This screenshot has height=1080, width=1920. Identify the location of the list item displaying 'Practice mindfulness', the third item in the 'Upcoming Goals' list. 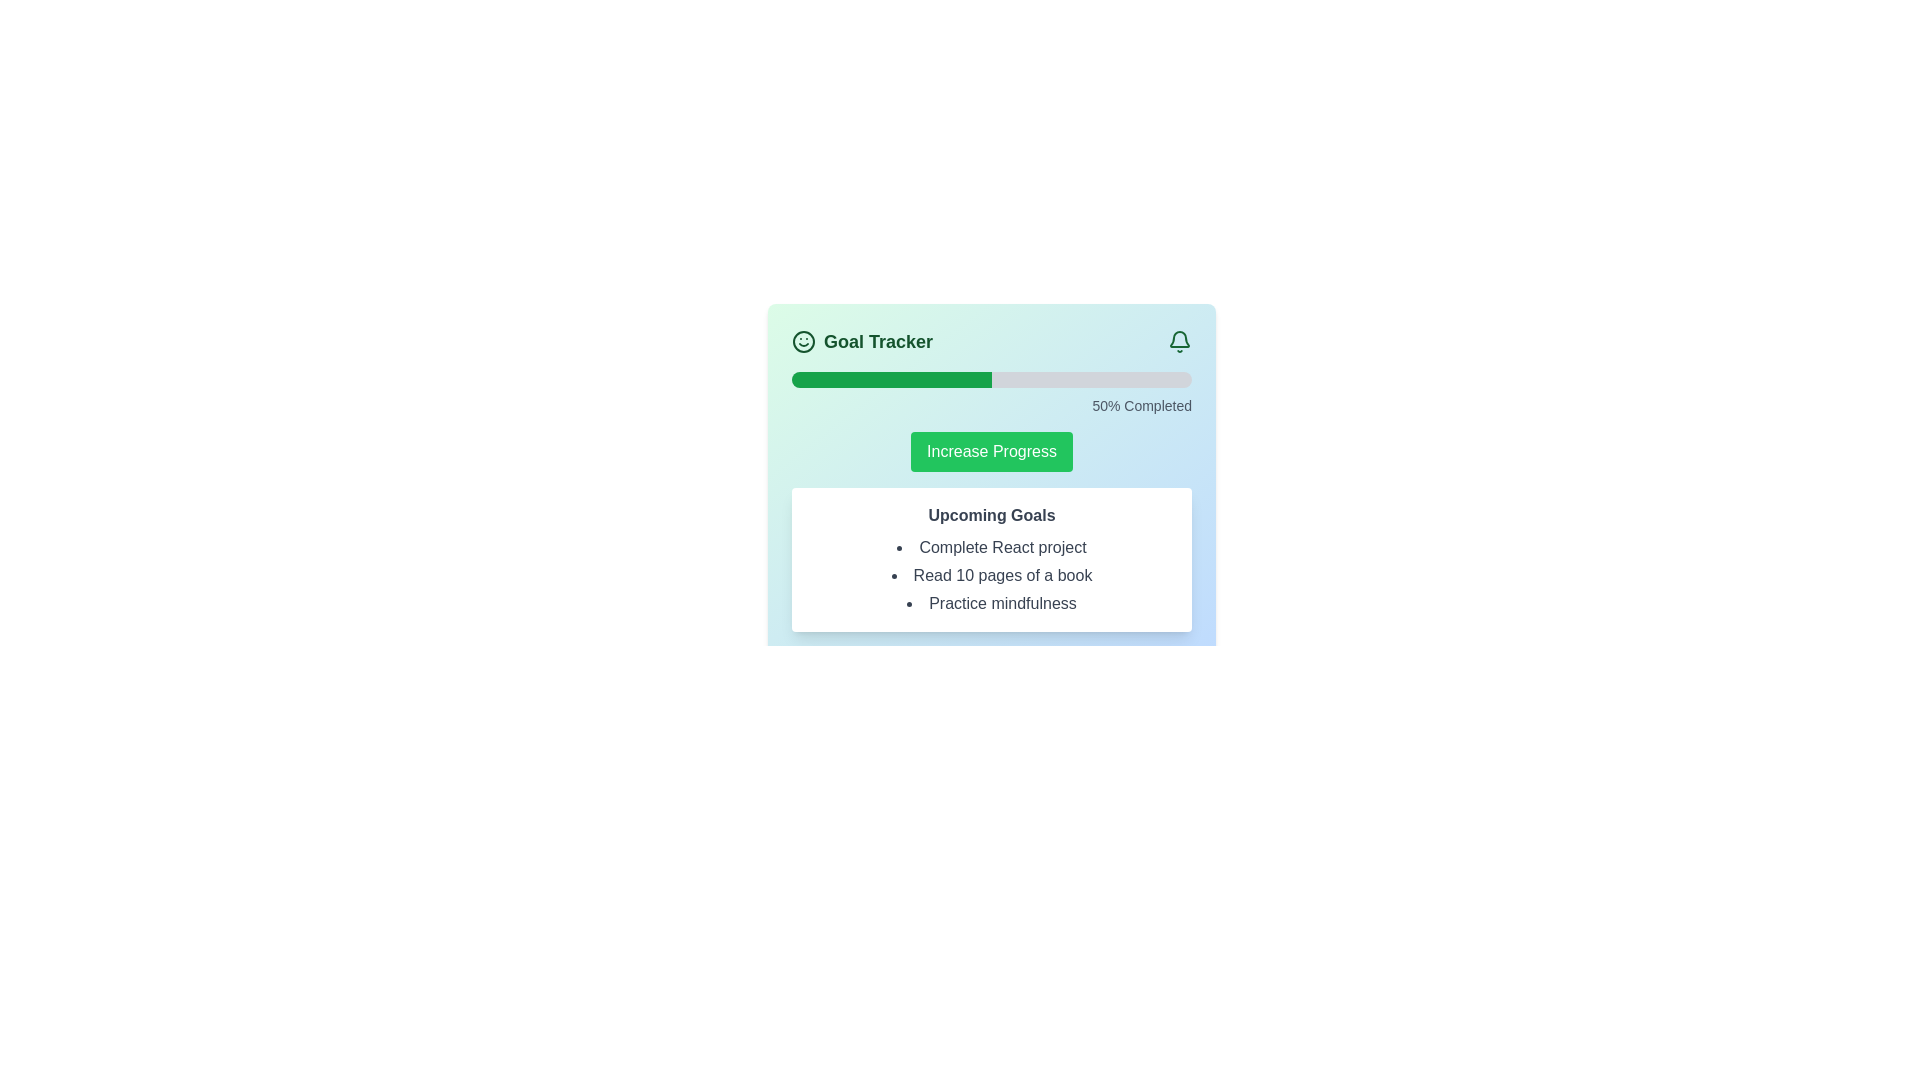
(992, 603).